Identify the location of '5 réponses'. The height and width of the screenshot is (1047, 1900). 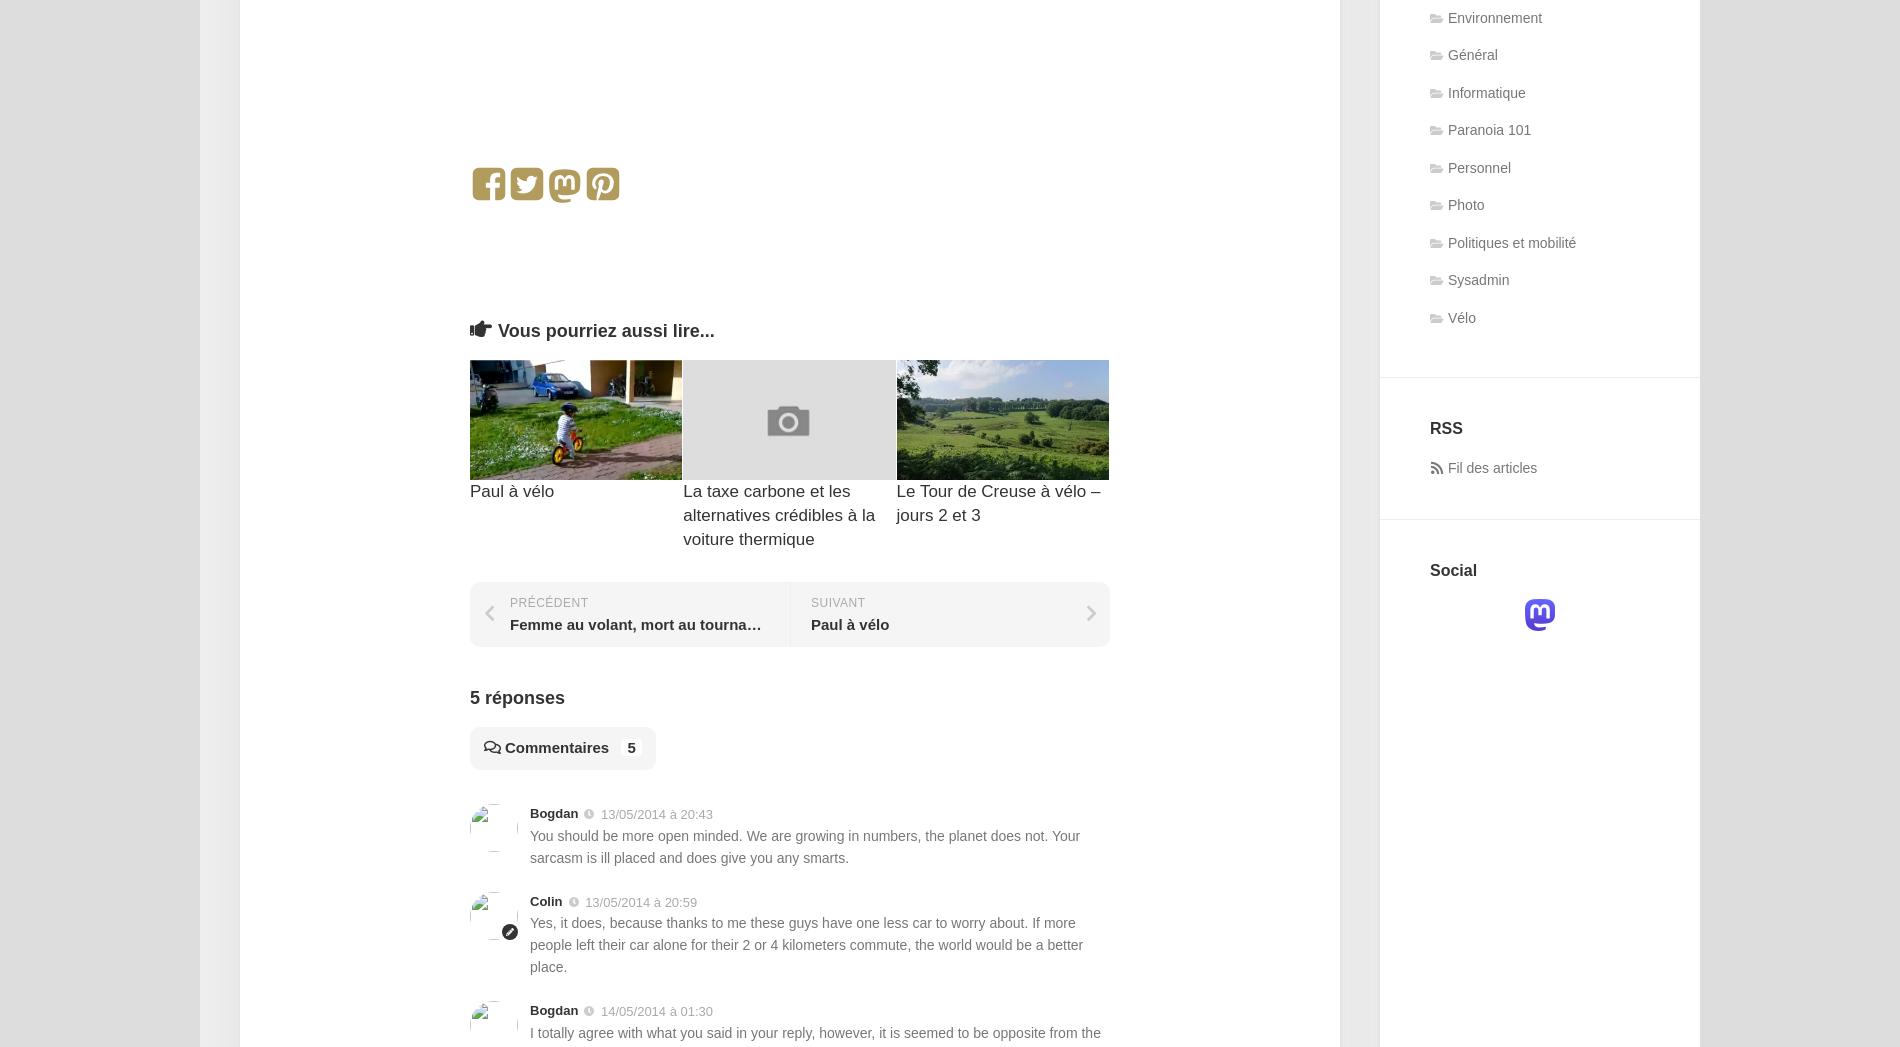
(517, 695).